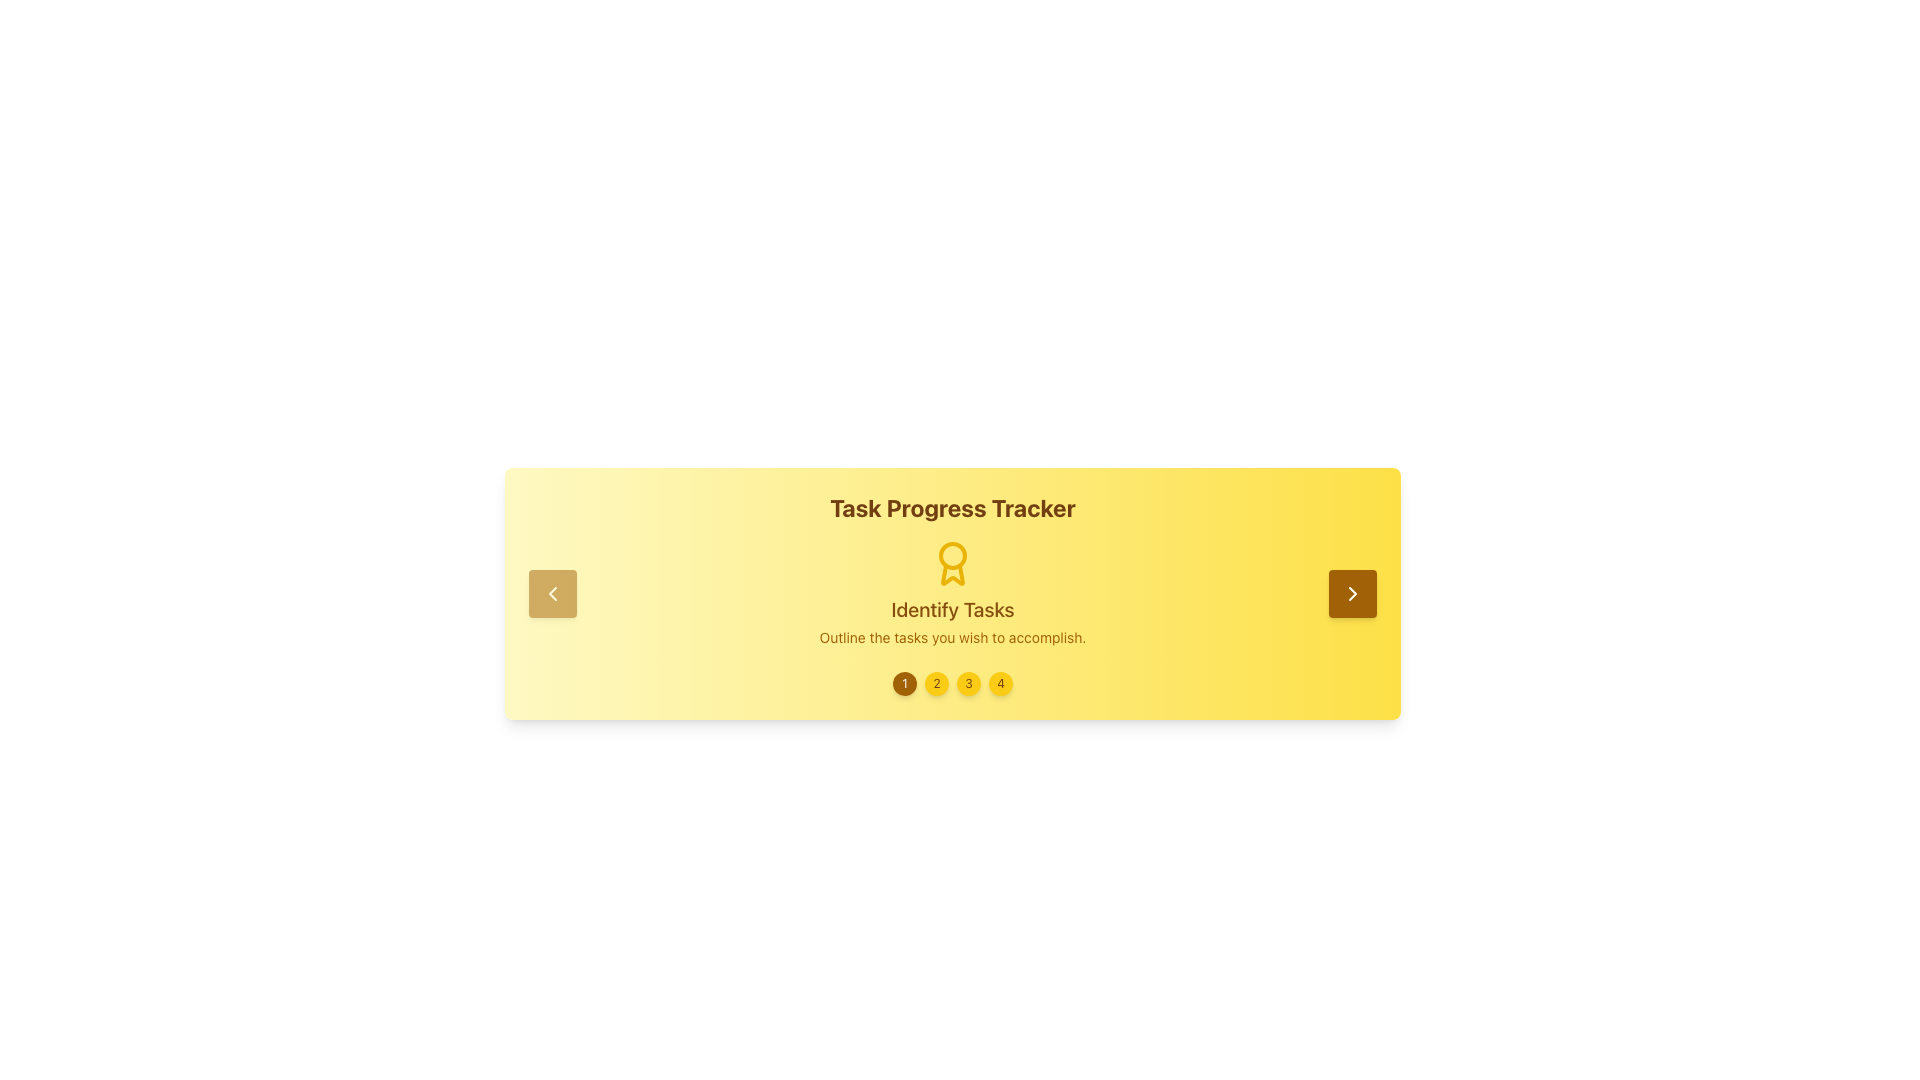 Image resolution: width=1920 pixels, height=1080 pixels. What do you see at coordinates (952, 563) in the screenshot?
I see `the award medal icon, which is the main visual element for the task titled 'Identify Tasks', located above the text descriptions` at bounding box center [952, 563].